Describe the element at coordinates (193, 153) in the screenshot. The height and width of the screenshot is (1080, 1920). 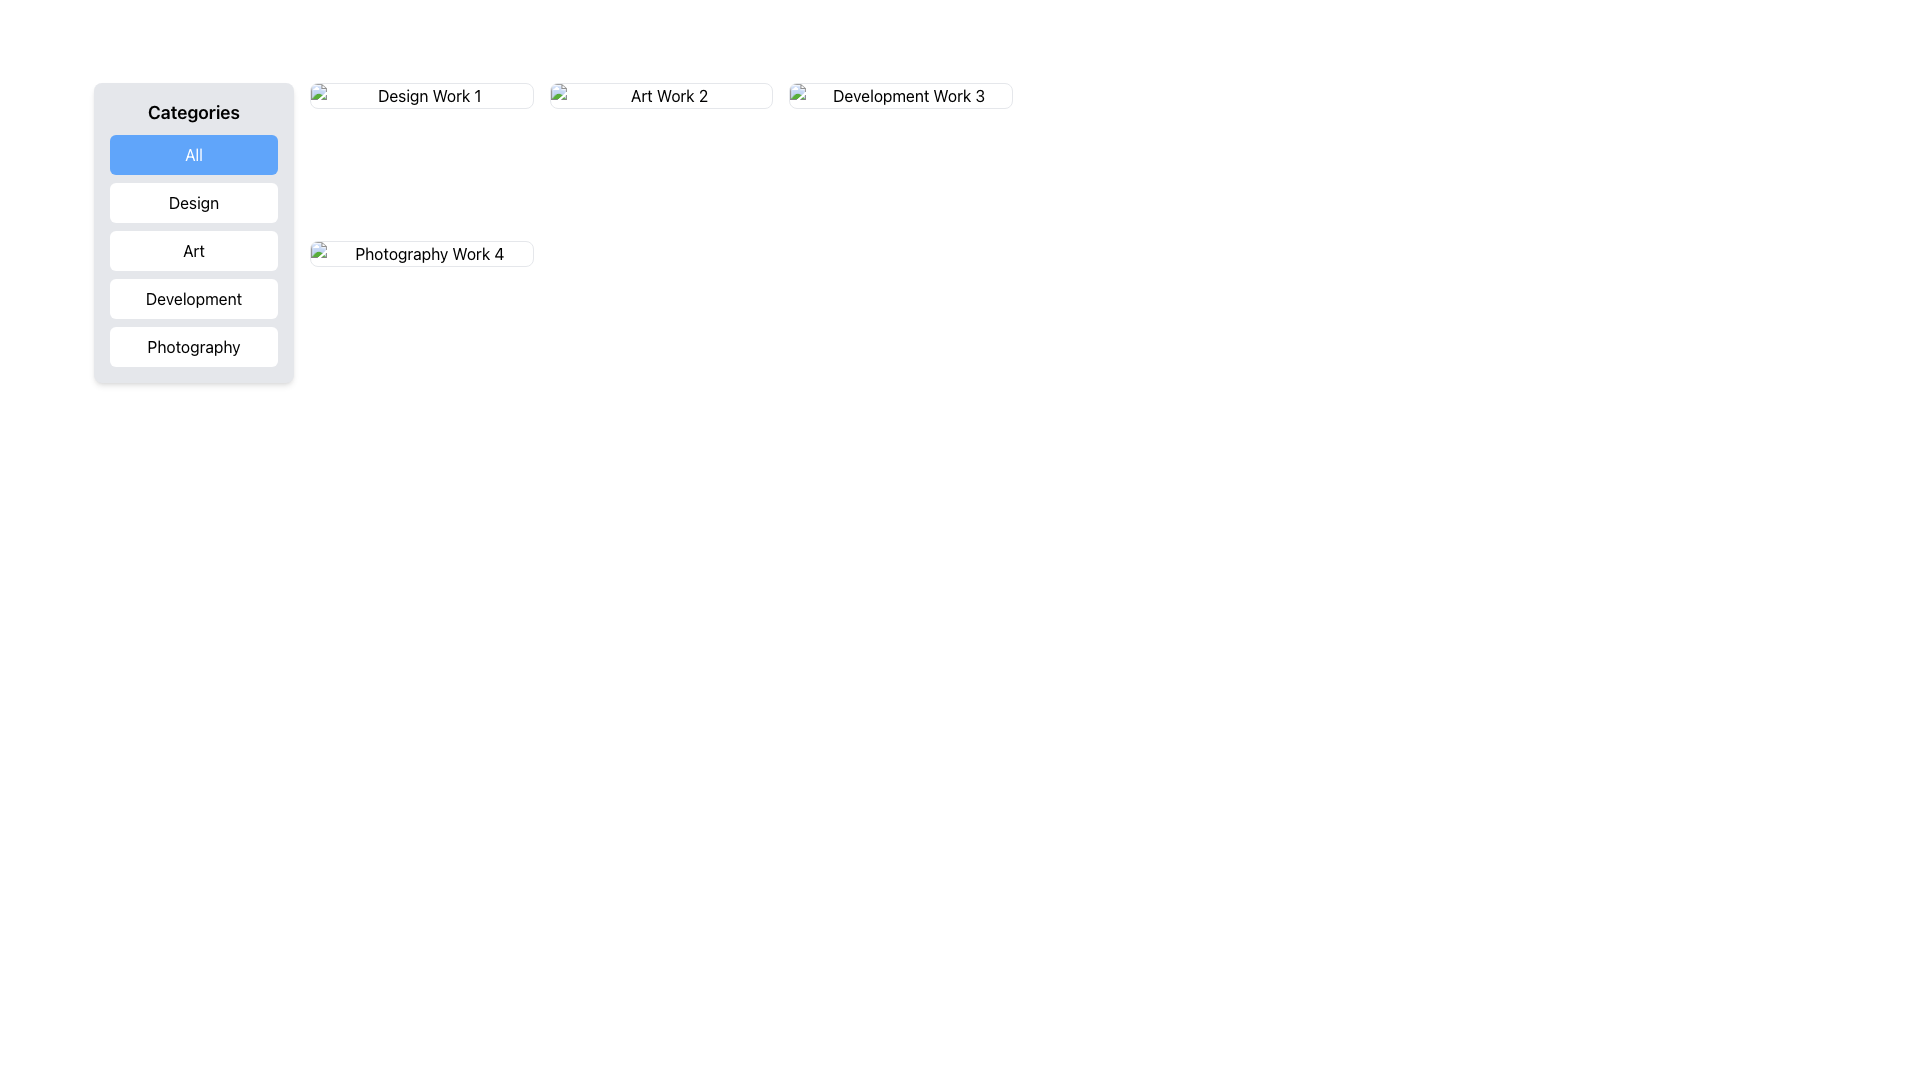
I see `the 'All' category filter button located at the top of the vertical list in the 'Categories' section on the left side of the interface` at that location.